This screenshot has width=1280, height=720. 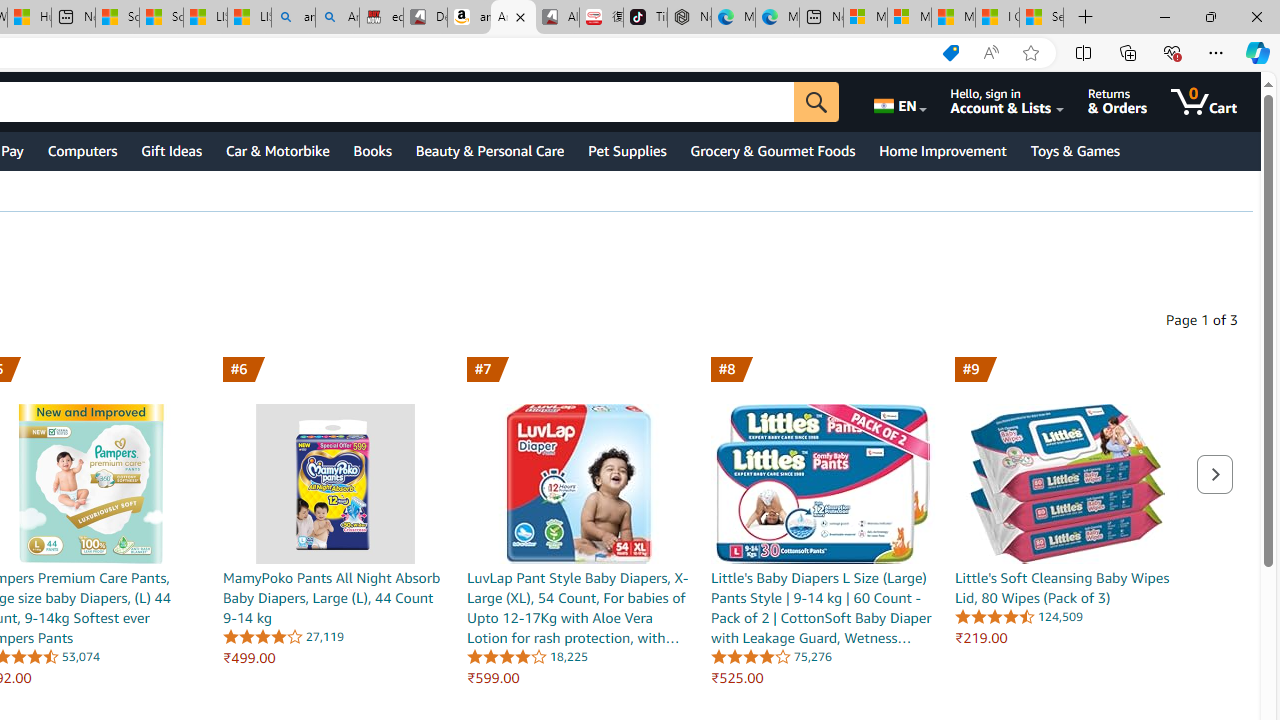 I want to click on 'Little', so click(x=1066, y=460).